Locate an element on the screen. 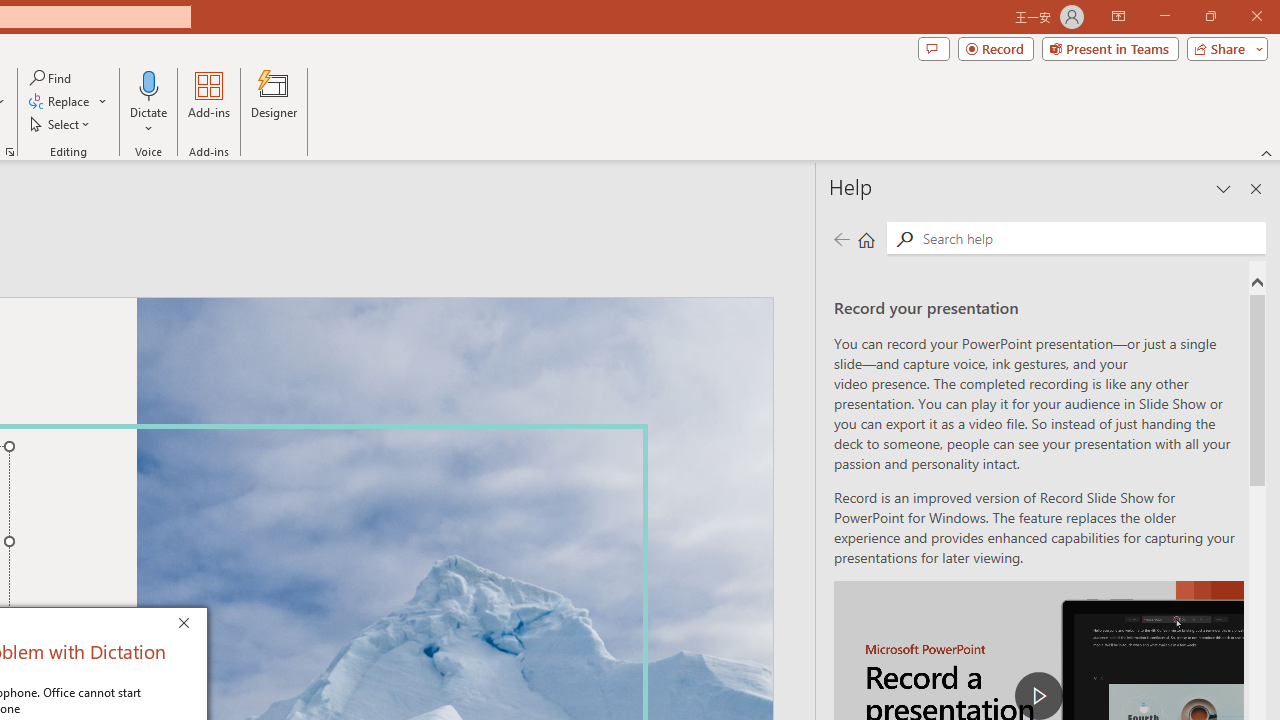  'Replace...' is located at coordinates (69, 101).